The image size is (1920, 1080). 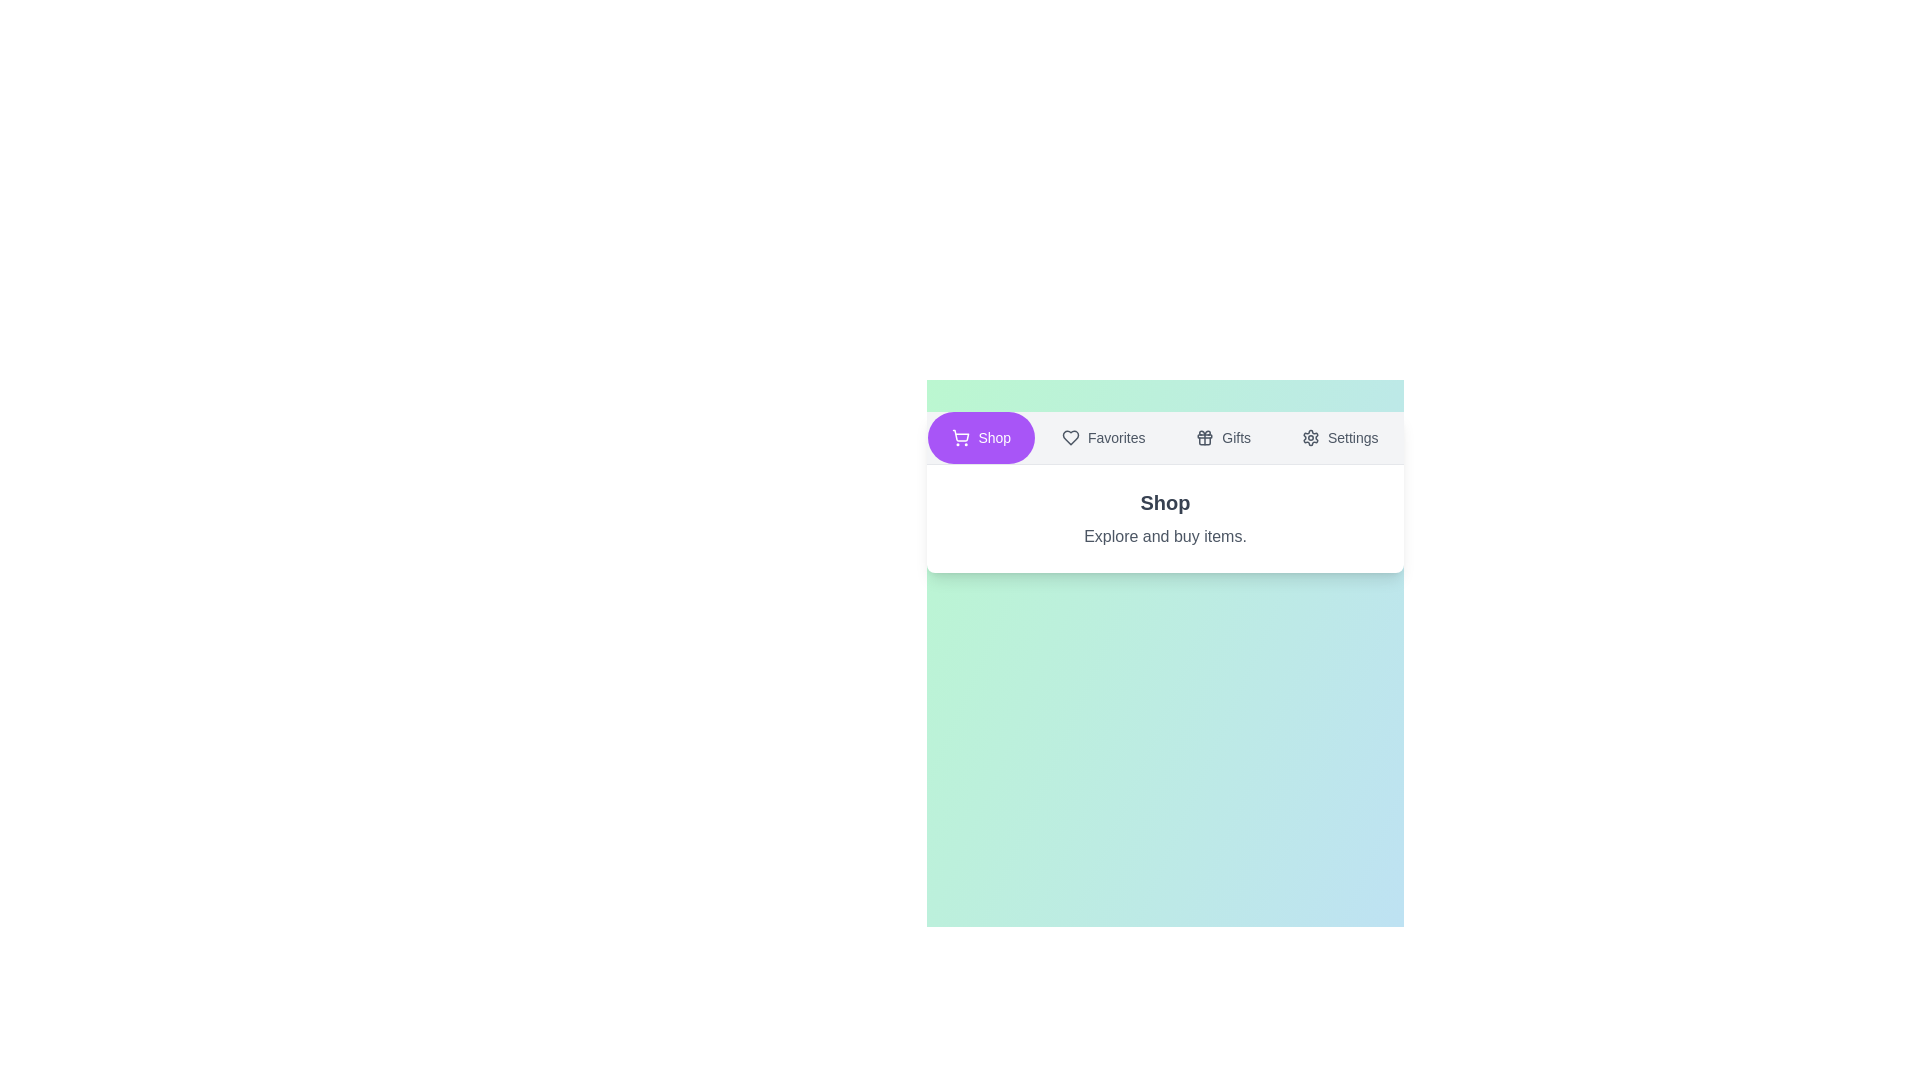 I want to click on the Shop tab by clicking its button, so click(x=981, y=437).